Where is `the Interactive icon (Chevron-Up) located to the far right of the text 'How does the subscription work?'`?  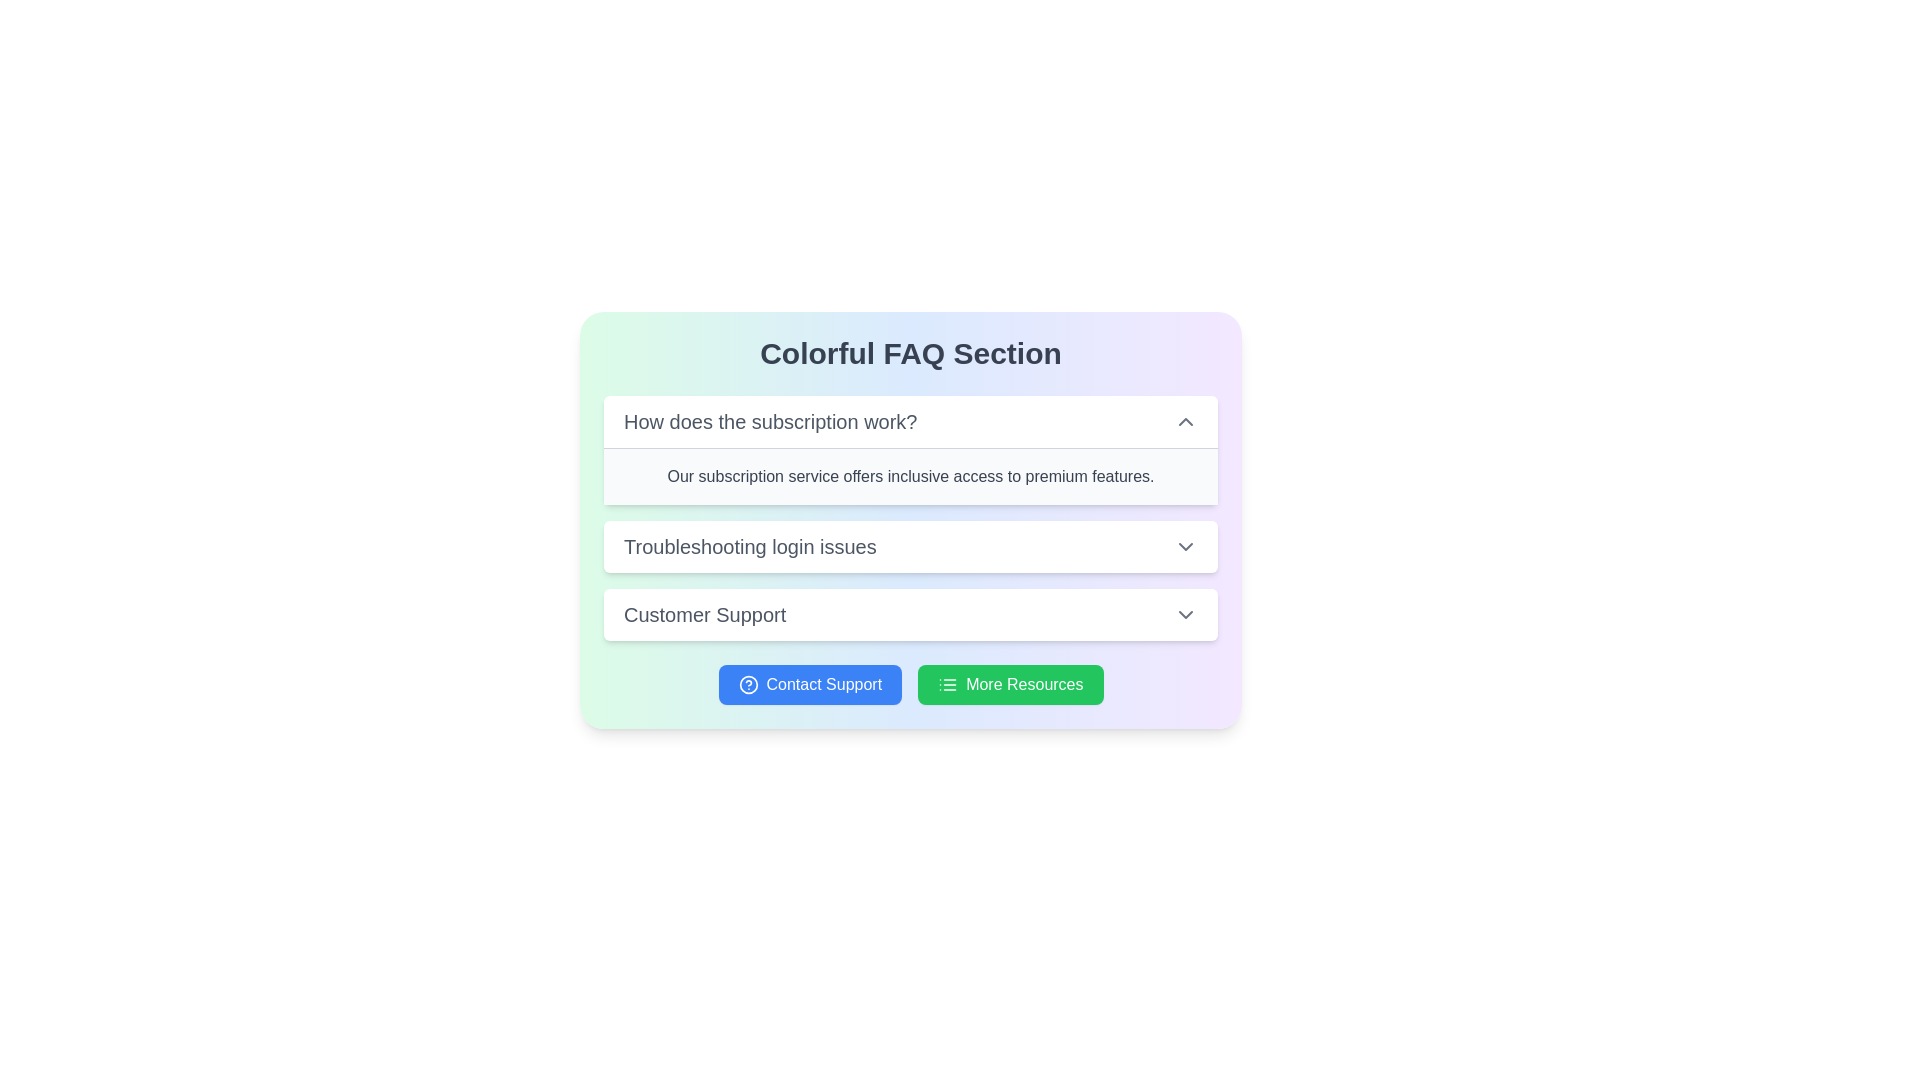
the Interactive icon (Chevron-Up) located to the far right of the text 'How does the subscription work?' is located at coordinates (1185, 420).